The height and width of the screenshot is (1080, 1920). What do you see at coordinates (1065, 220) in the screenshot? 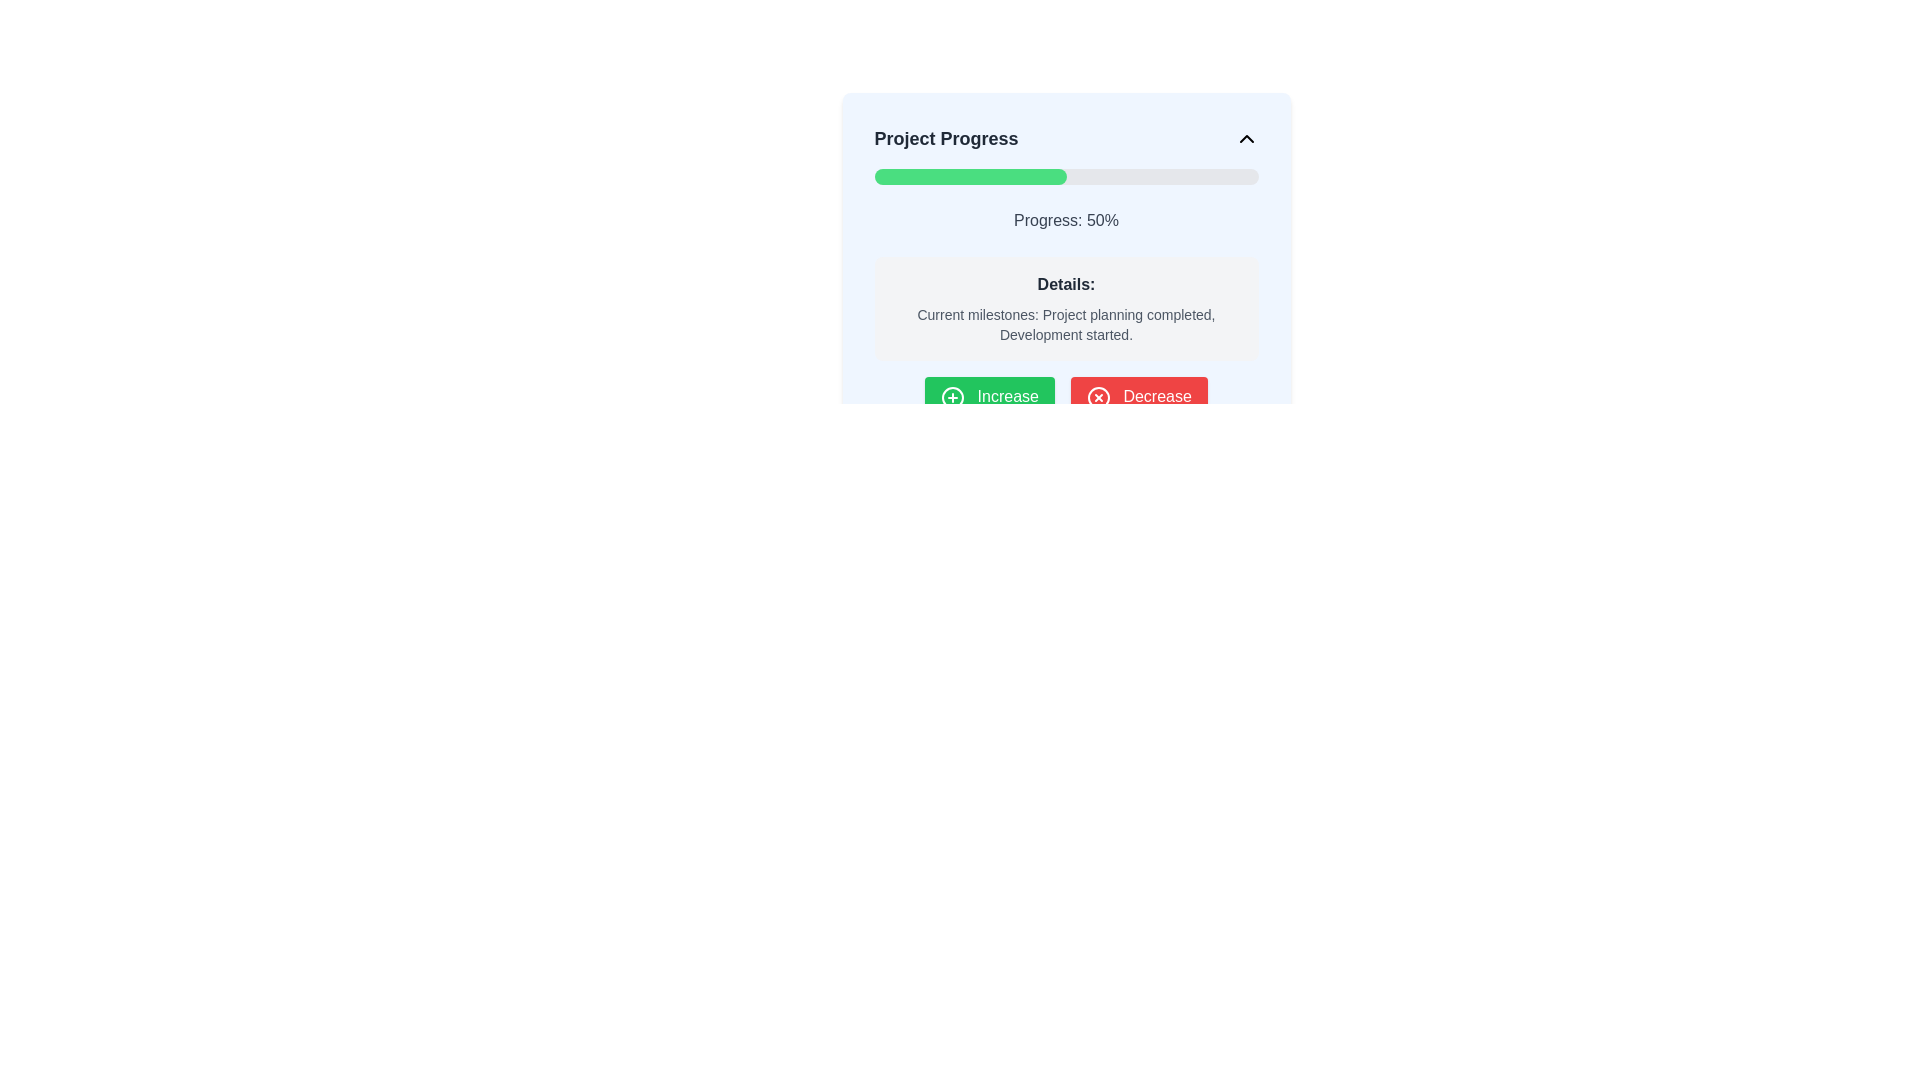
I see `the Text Label that displays the current progress of a project, located below the green progress bar and above the 'Details:' section within the 'Project Progress' card` at bounding box center [1065, 220].